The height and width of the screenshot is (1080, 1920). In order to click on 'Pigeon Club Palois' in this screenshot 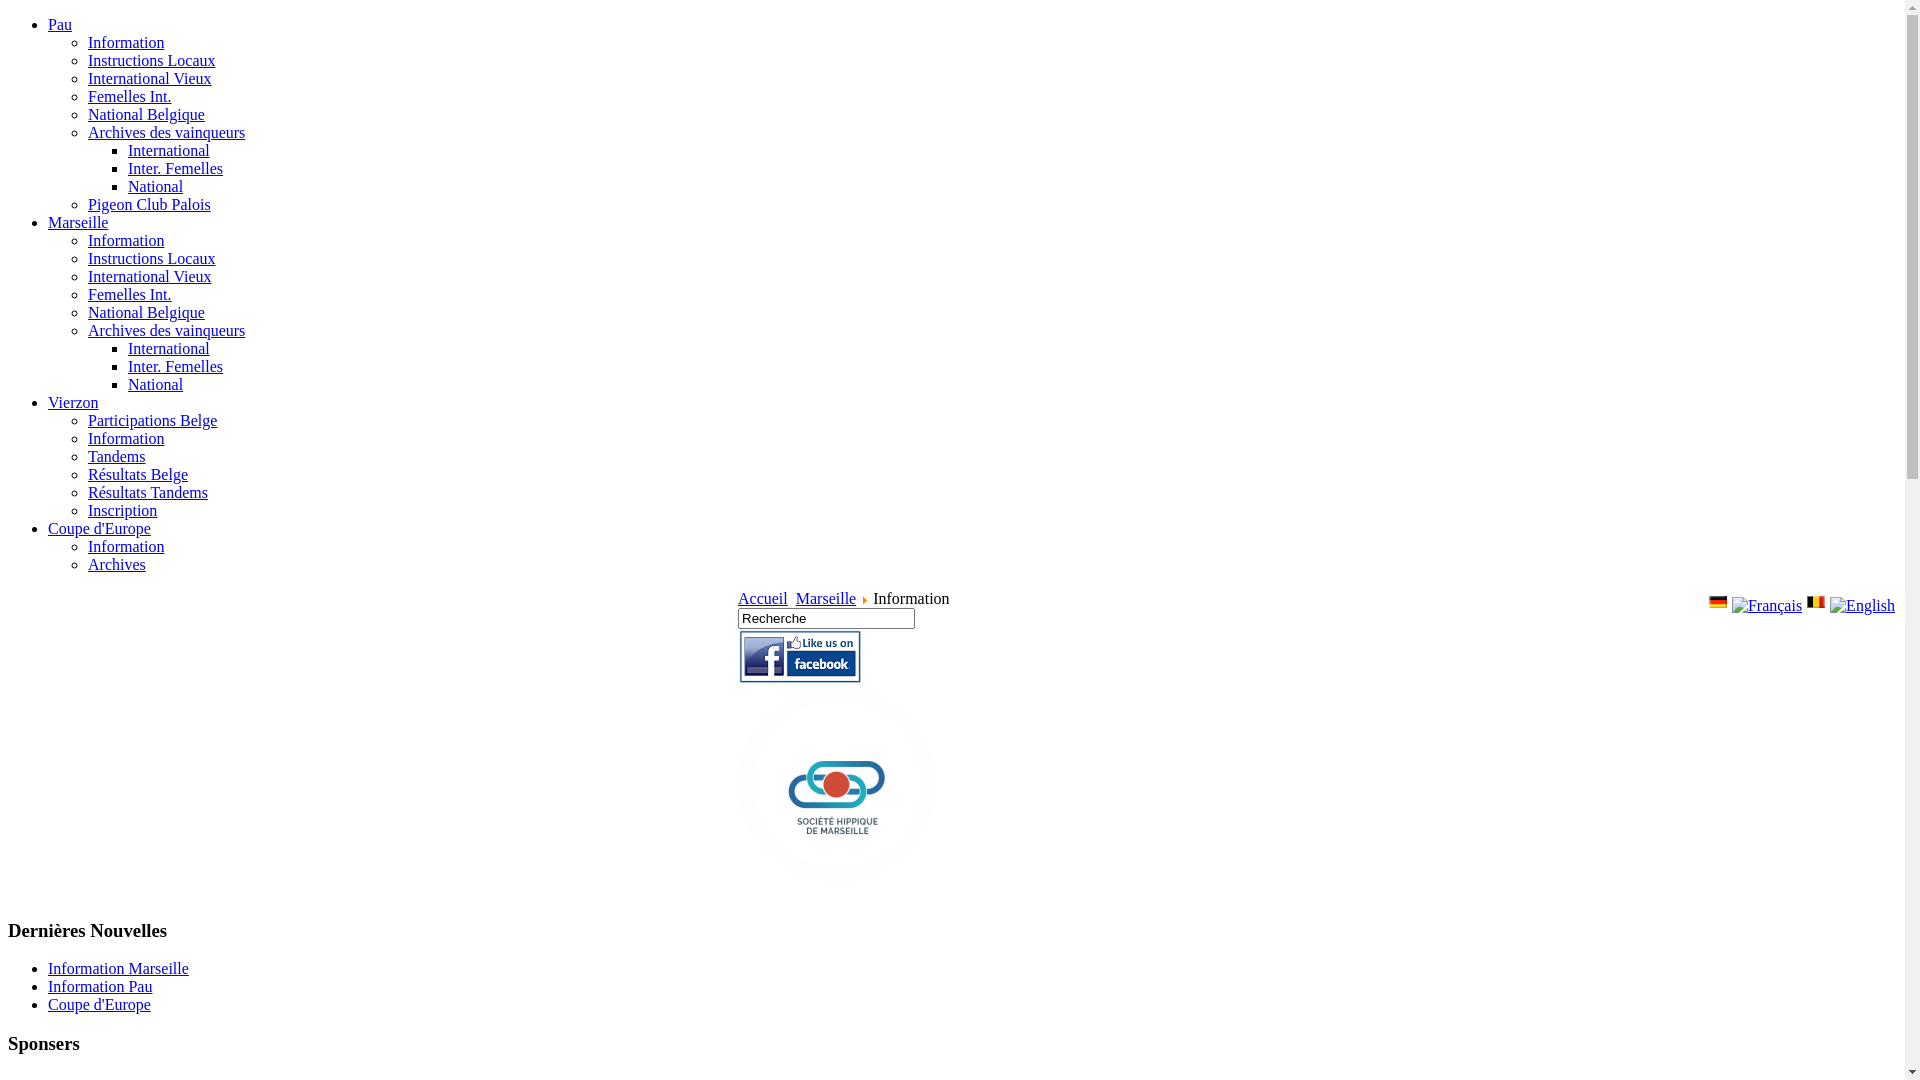, I will do `click(148, 204)`.